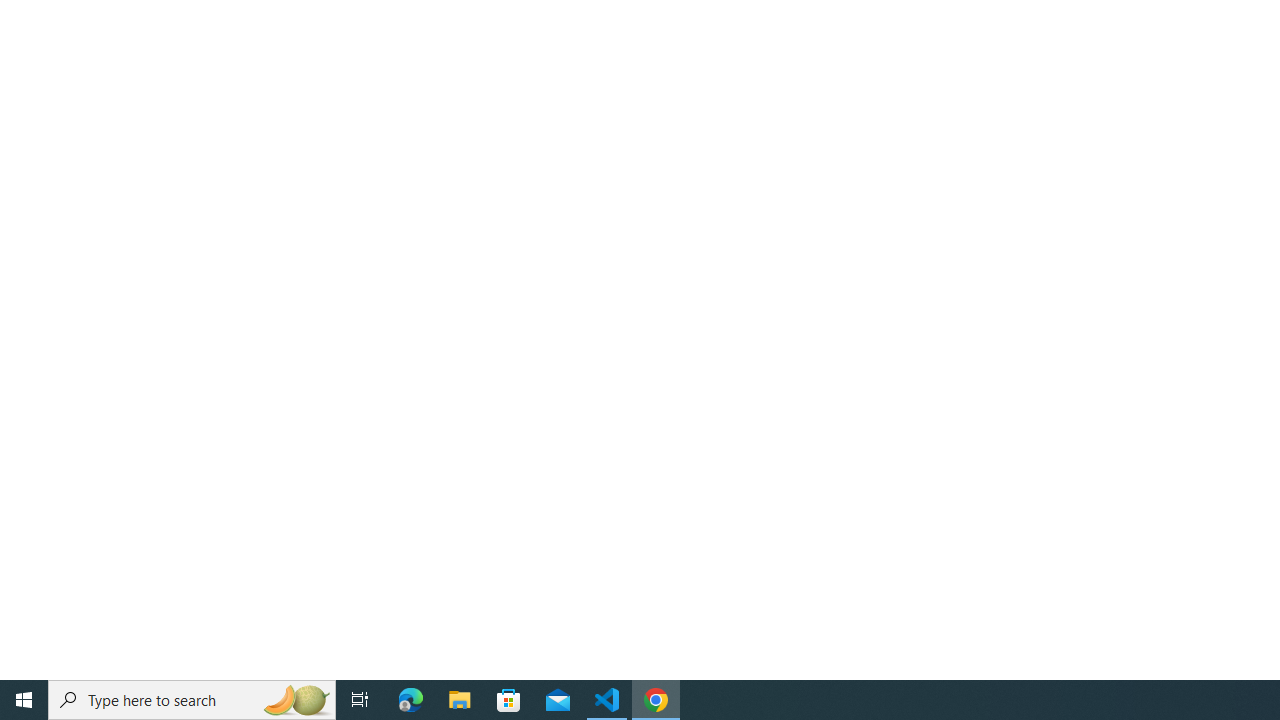  I want to click on 'Task View', so click(359, 698).